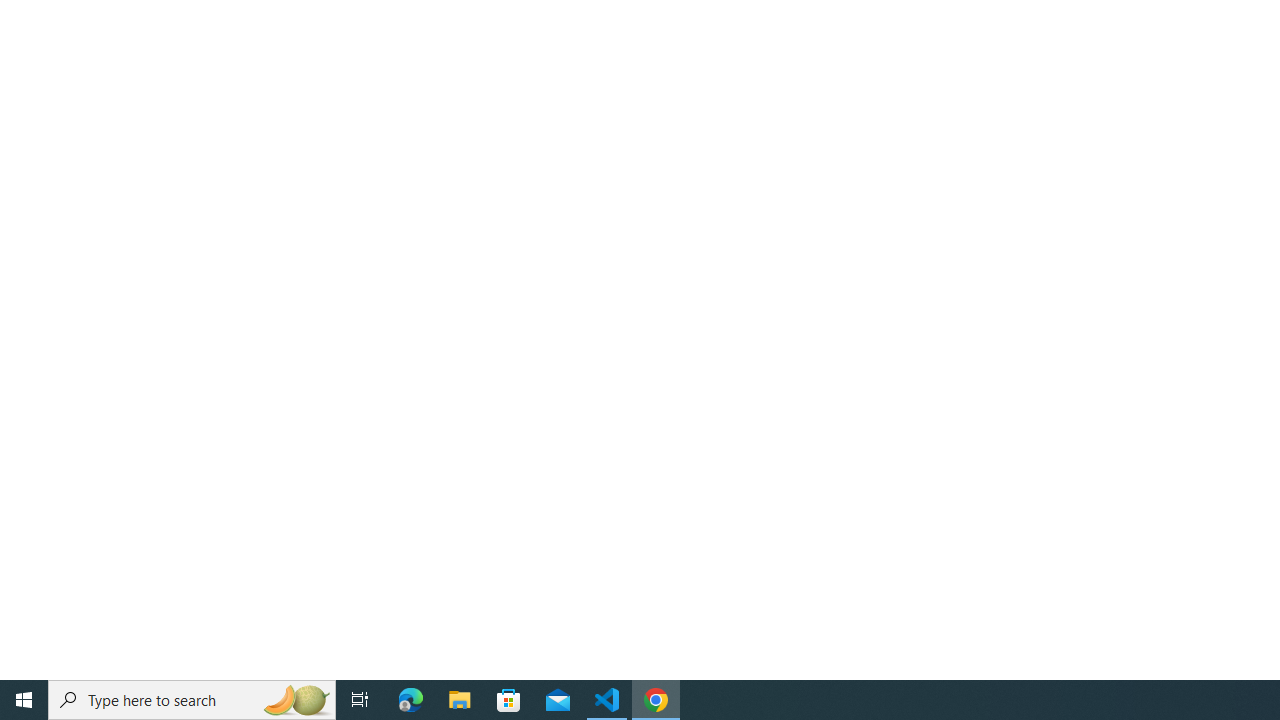  I want to click on 'Task View', so click(359, 698).